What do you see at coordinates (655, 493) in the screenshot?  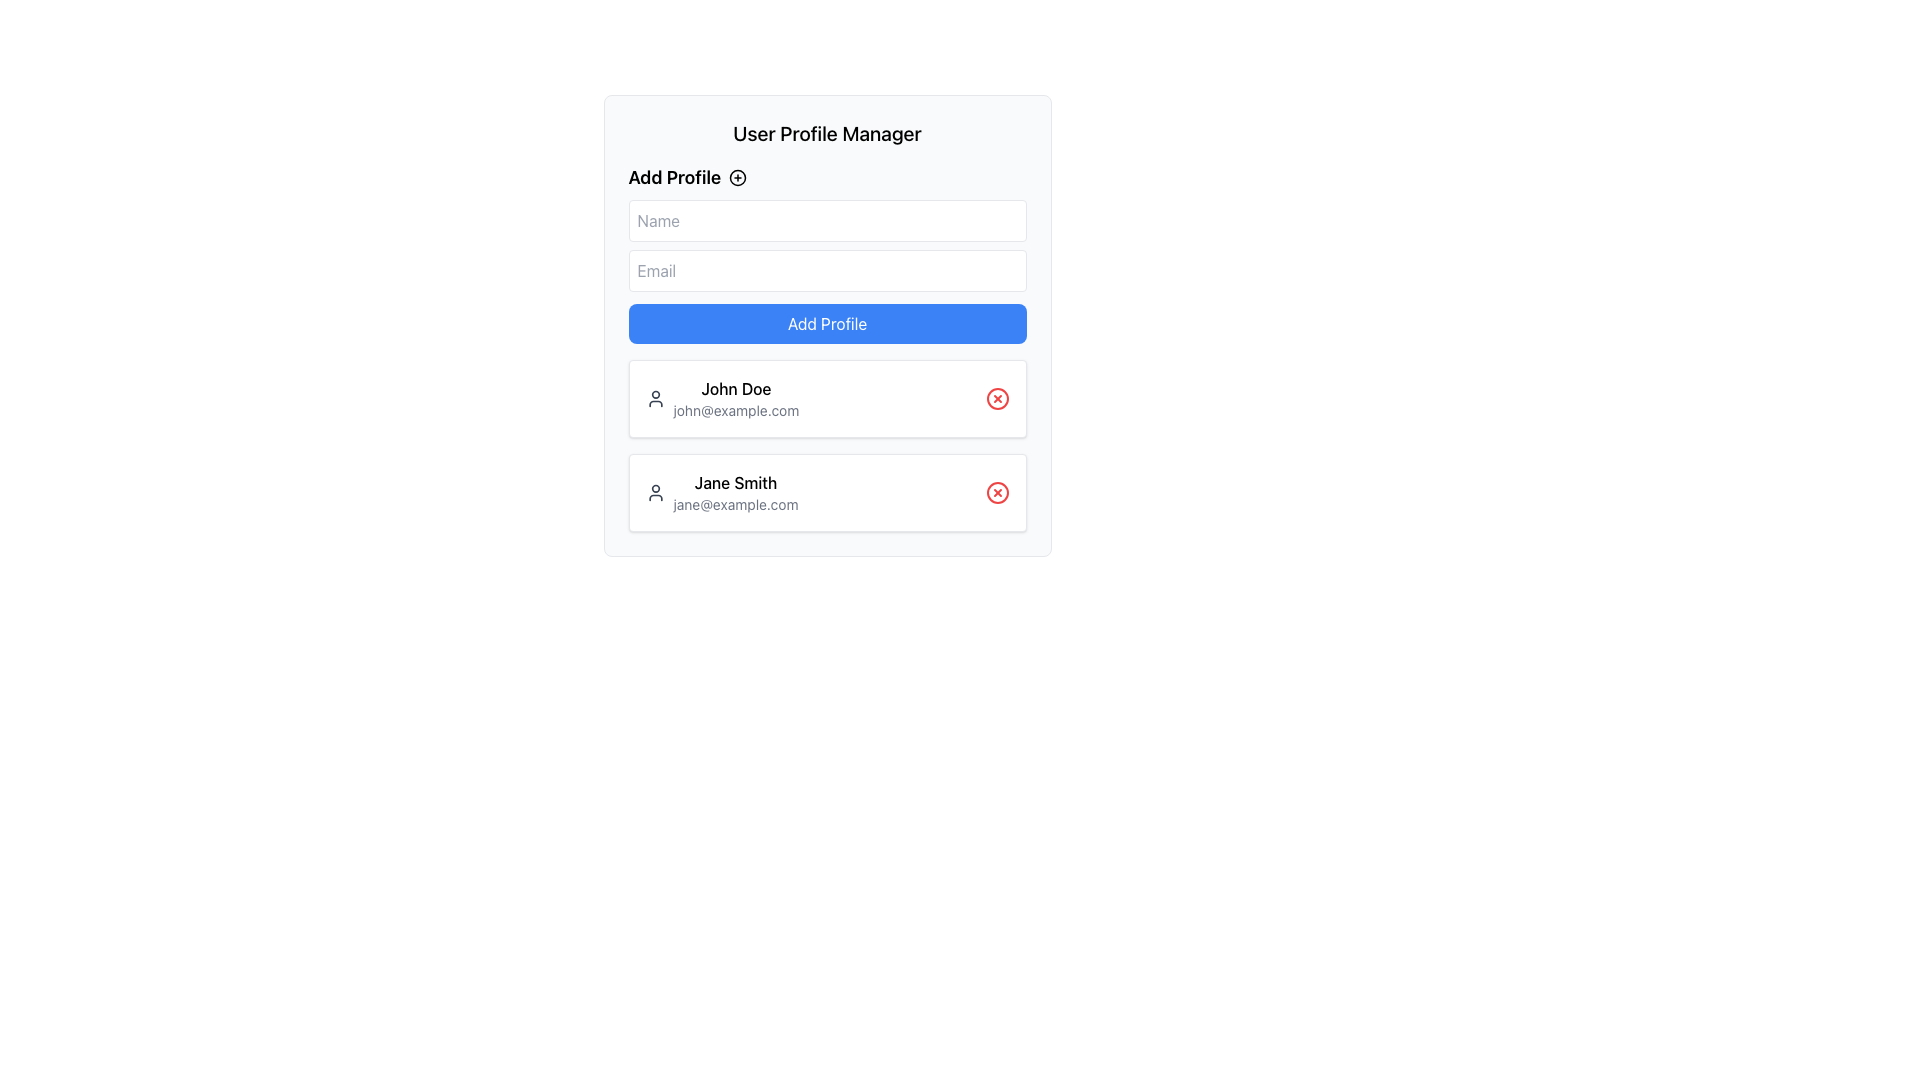 I see `the user profile icon for 'Jane Smith', which is a gray line art styled icon located to the left of the text 'Jane Smith' and 'jane@example.com'` at bounding box center [655, 493].